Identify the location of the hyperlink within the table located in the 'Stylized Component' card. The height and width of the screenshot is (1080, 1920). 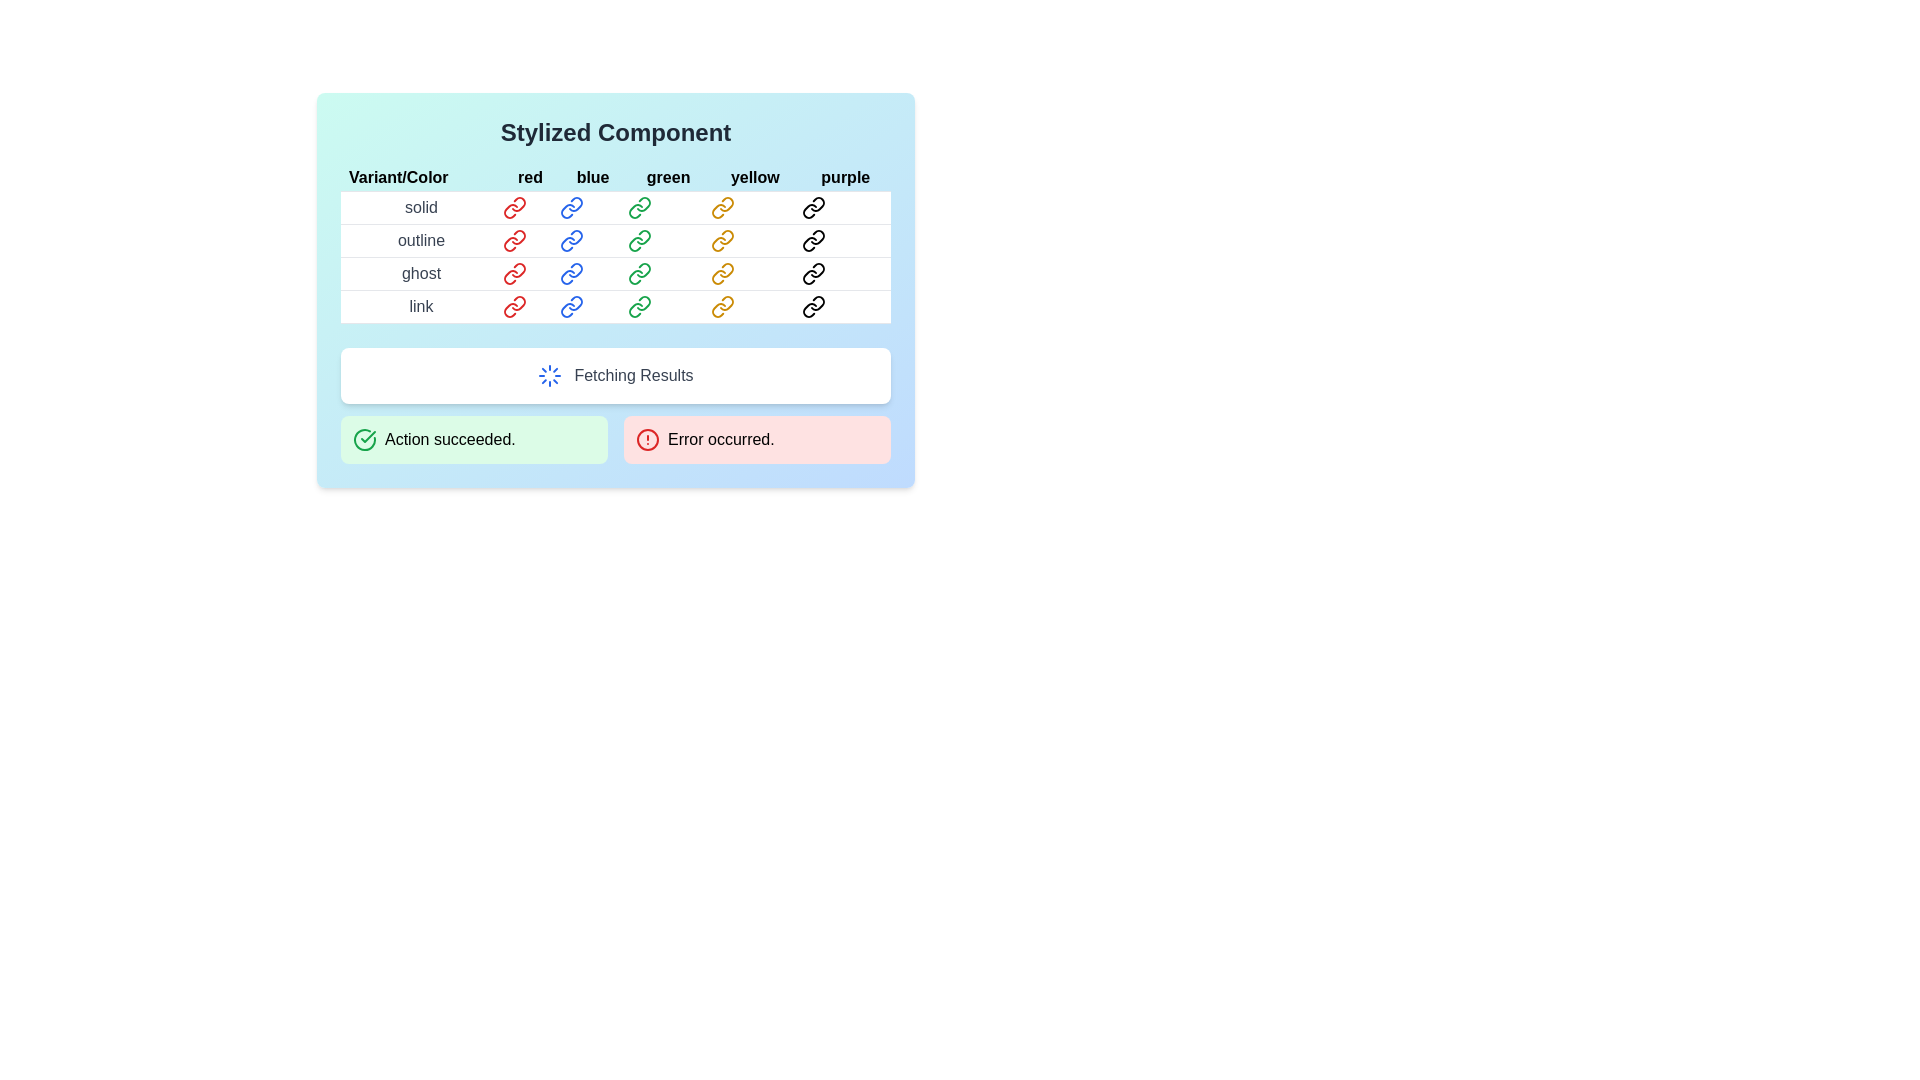
(614, 242).